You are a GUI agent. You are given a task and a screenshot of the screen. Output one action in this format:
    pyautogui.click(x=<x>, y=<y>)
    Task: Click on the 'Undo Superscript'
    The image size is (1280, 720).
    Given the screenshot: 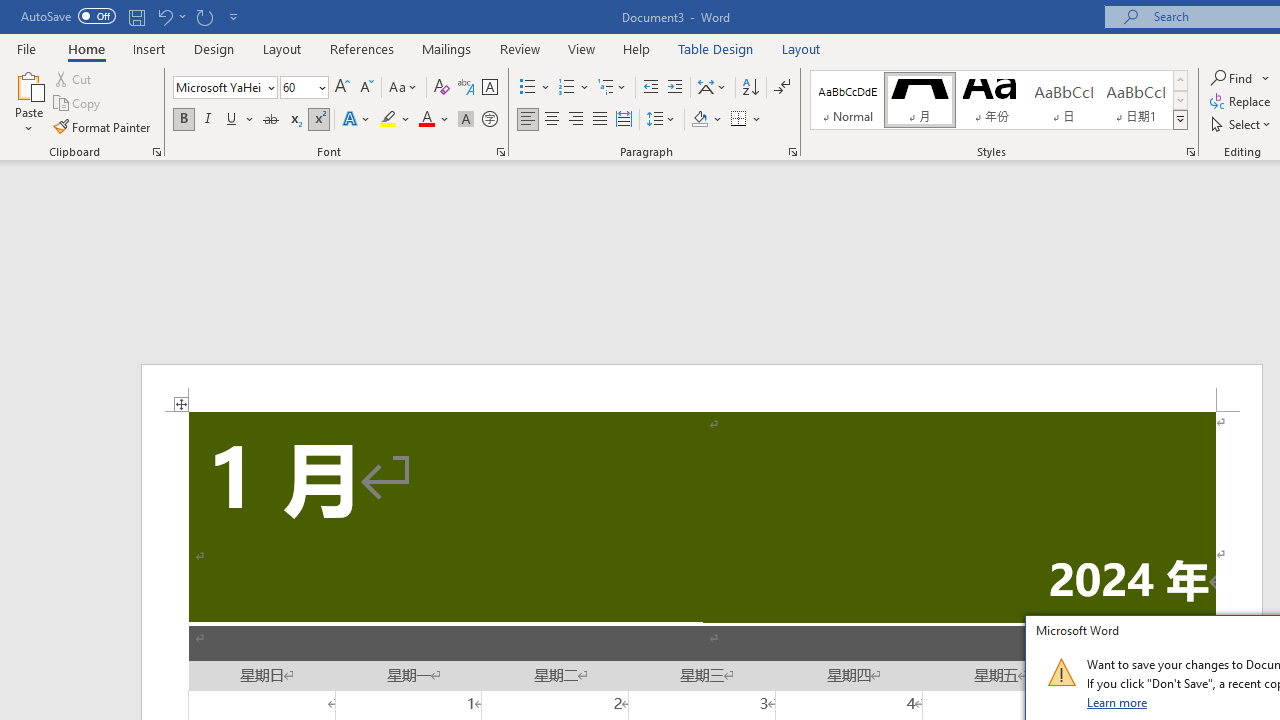 What is the action you would take?
    pyautogui.click(x=164, y=16)
    